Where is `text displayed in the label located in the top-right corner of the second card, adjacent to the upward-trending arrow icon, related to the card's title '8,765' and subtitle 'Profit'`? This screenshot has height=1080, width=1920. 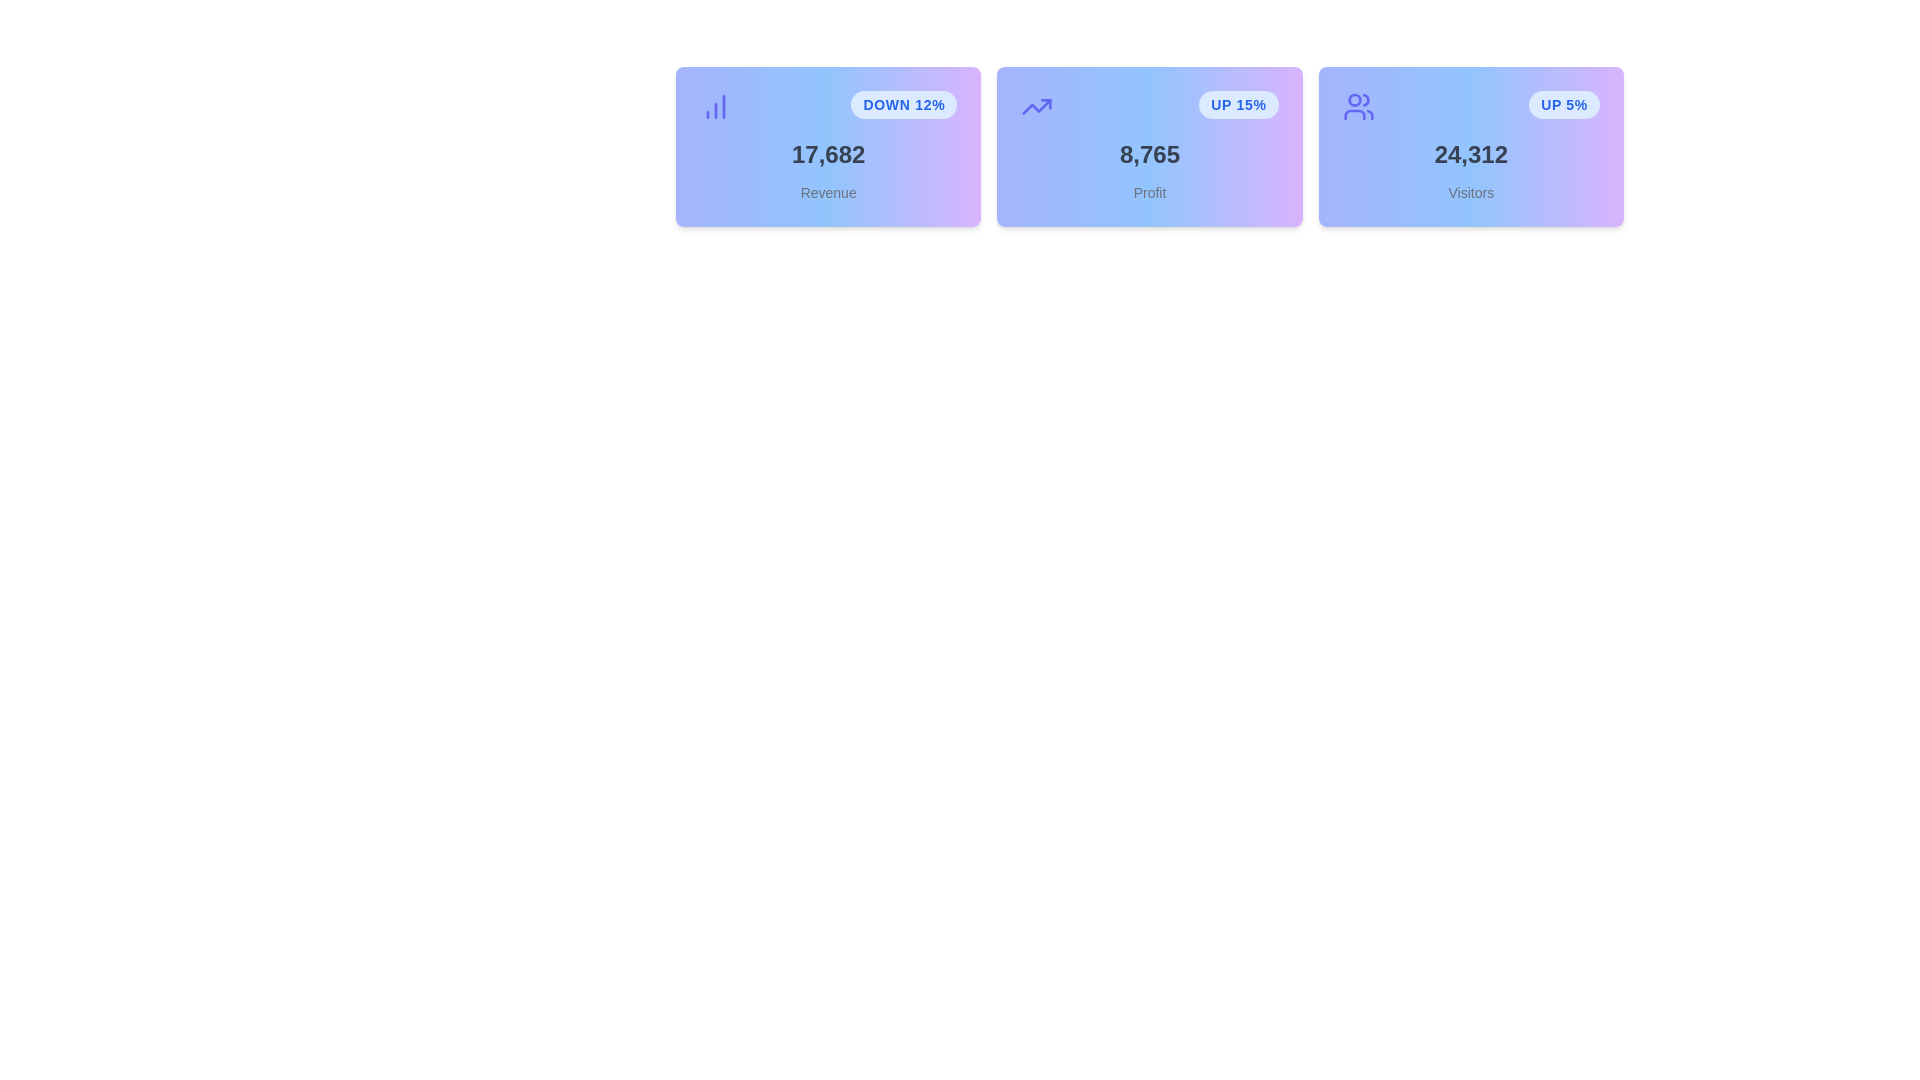
text displayed in the label located in the top-right corner of the second card, adjacent to the upward-trending arrow icon, related to the card's title '8,765' and subtitle 'Profit' is located at coordinates (1237, 104).